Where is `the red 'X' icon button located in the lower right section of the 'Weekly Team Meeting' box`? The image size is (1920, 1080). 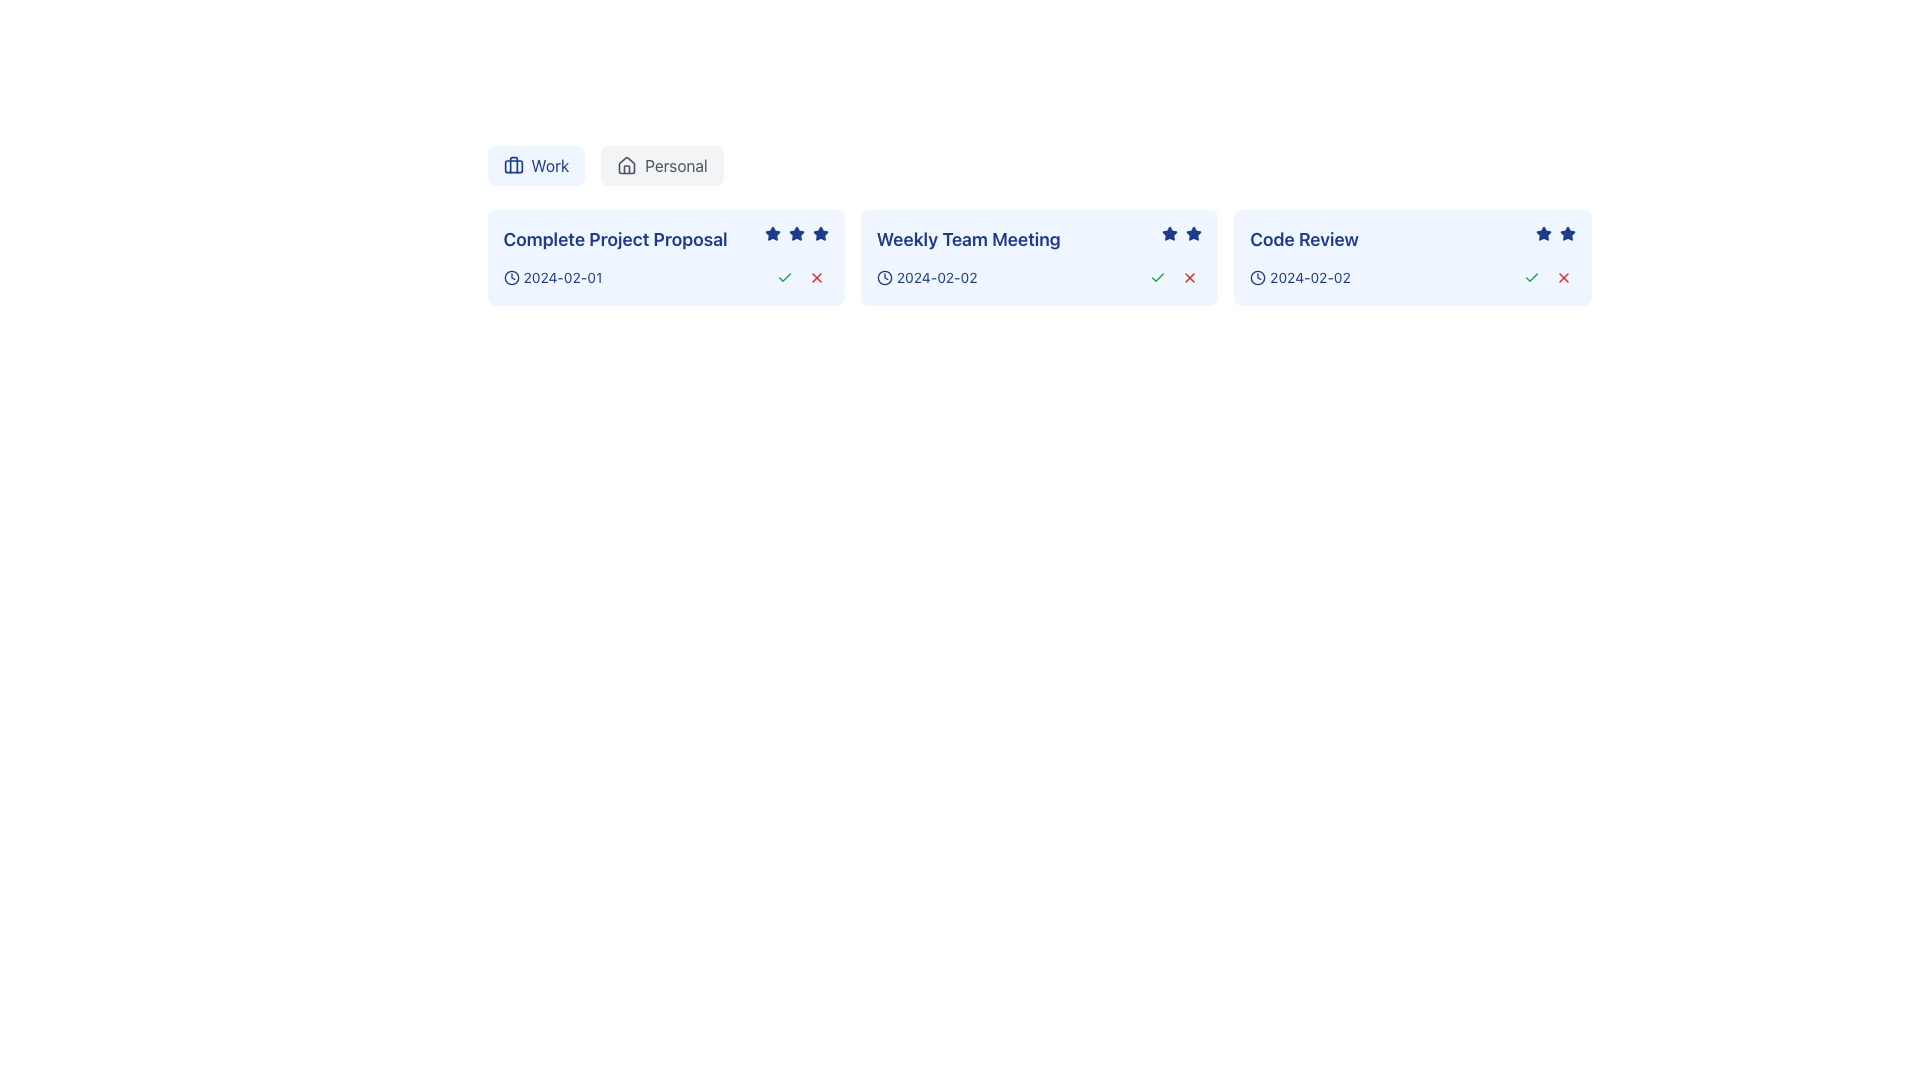 the red 'X' icon button located in the lower right section of the 'Weekly Team Meeting' box is located at coordinates (1190, 277).